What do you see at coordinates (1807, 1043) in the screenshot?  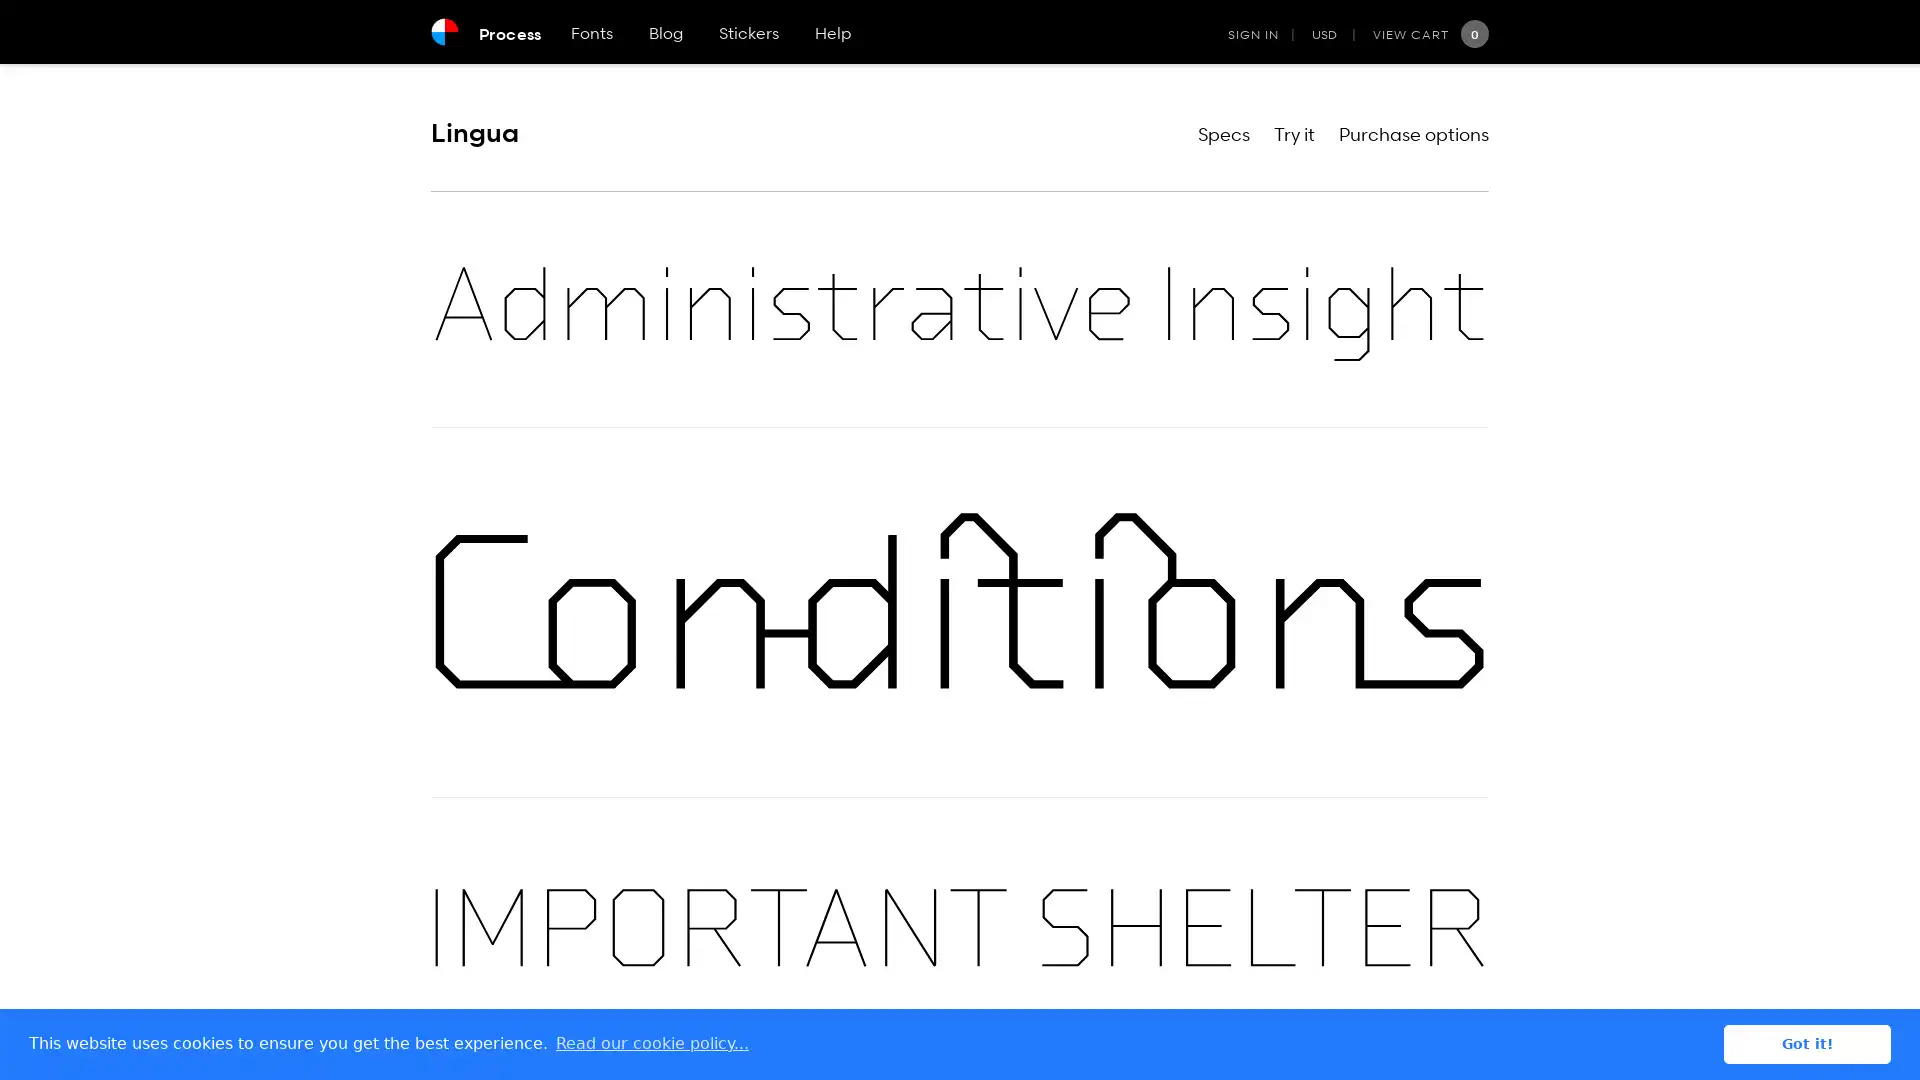 I see `dismiss cookie message` at bounding box center [1807, 1043].